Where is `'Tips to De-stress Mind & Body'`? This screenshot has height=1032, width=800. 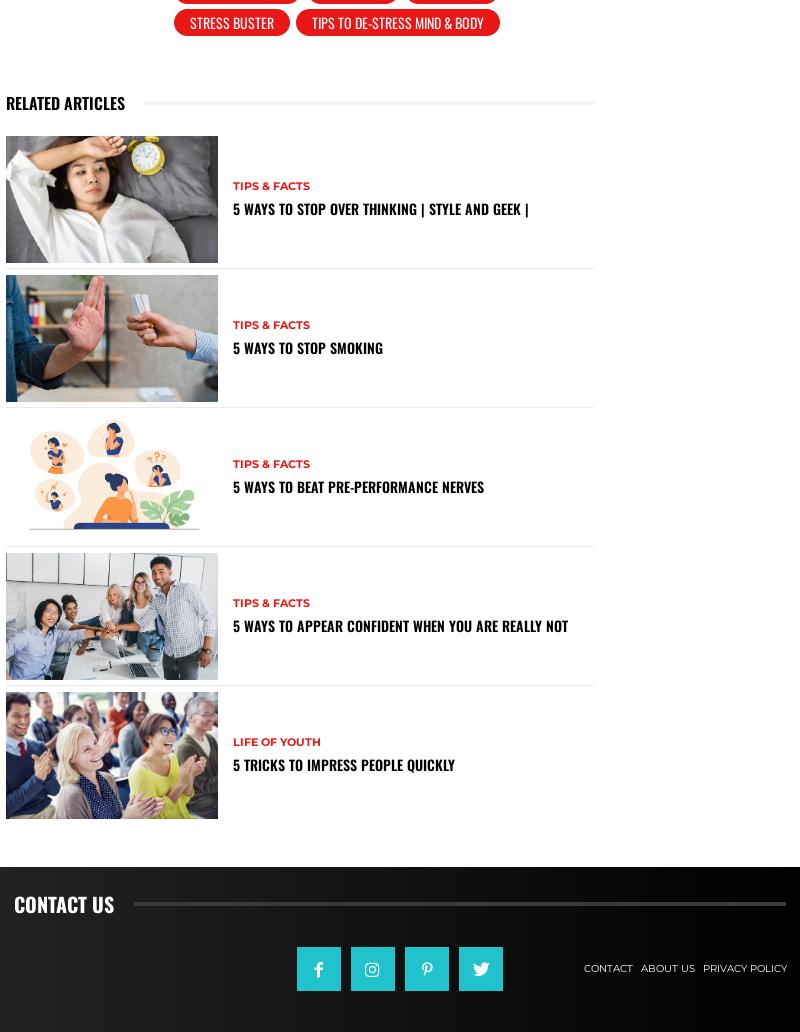
'Tips to De-stress Mind & Body' is located at coordinates (397, 22).